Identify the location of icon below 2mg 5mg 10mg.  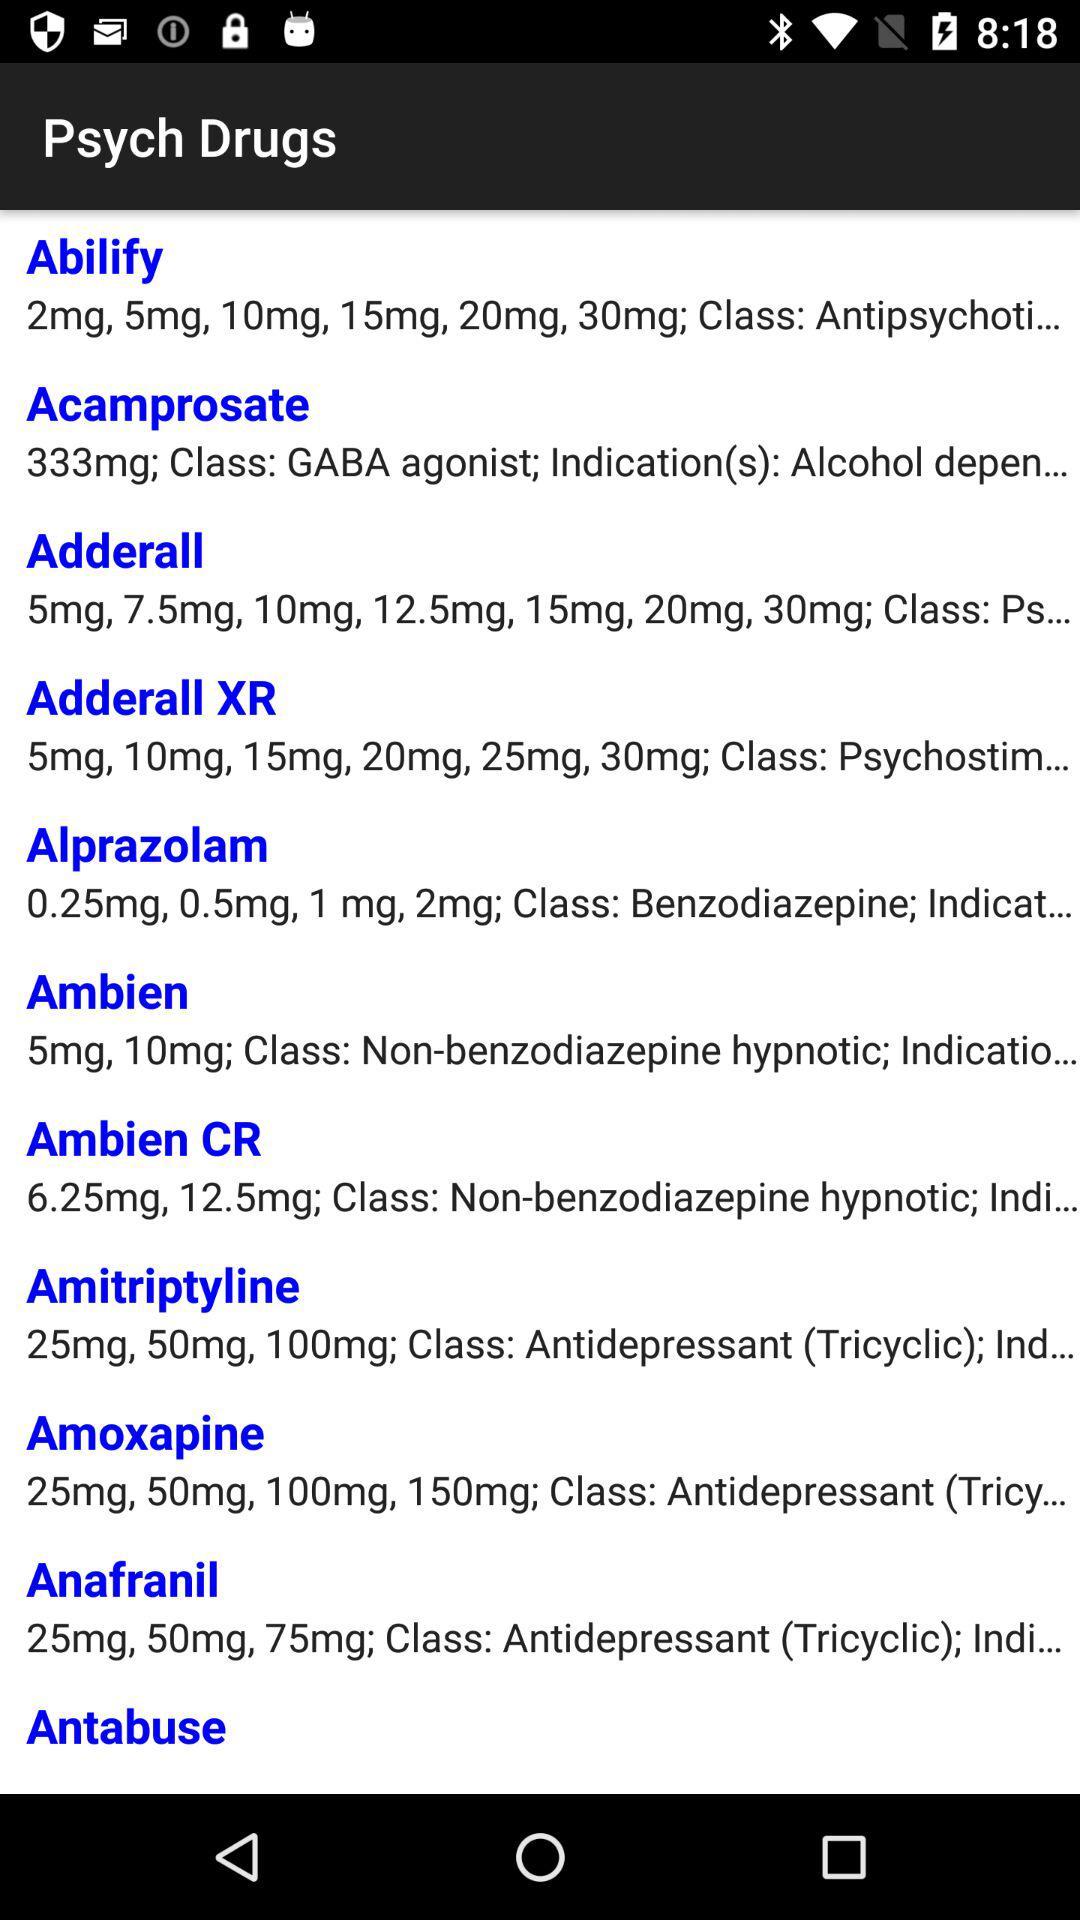
(167, 401).